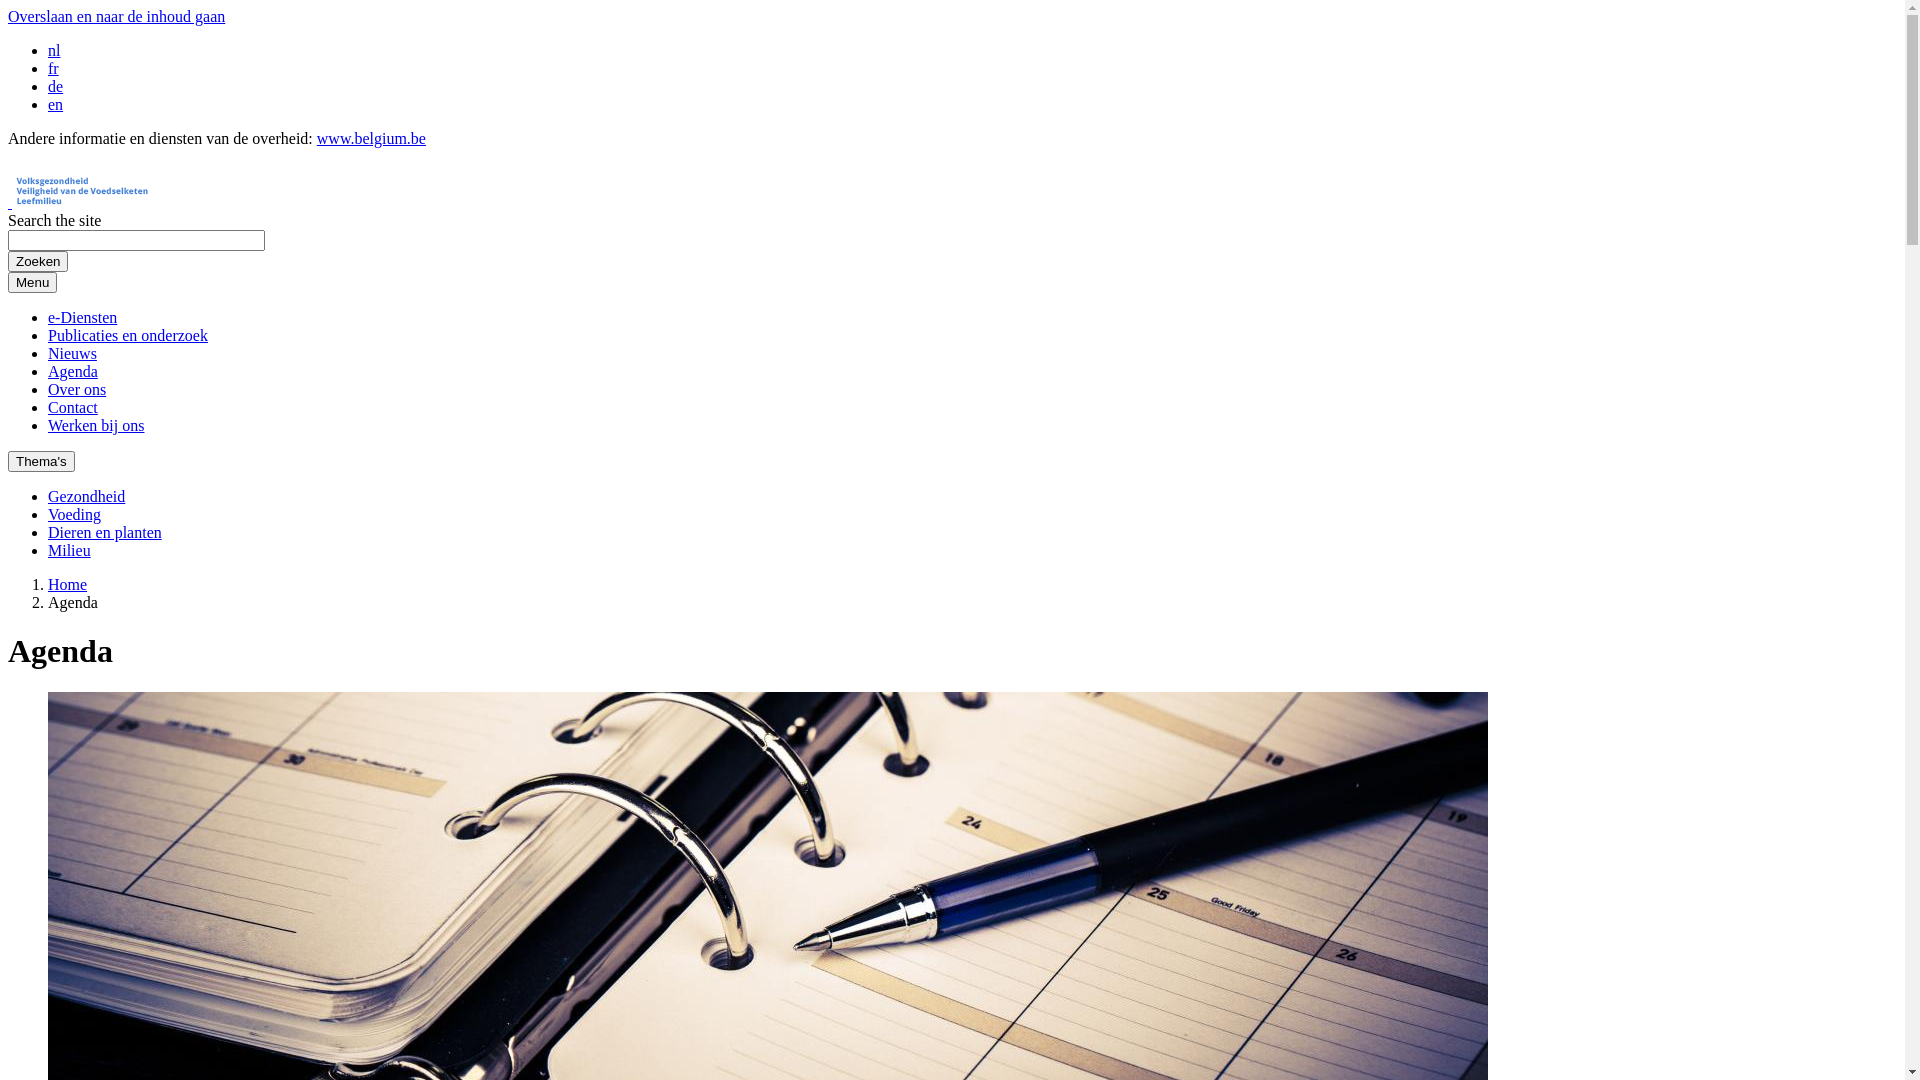 The image size is (1920, 1080). I want to click on 'Over ons', so click(76, 389).